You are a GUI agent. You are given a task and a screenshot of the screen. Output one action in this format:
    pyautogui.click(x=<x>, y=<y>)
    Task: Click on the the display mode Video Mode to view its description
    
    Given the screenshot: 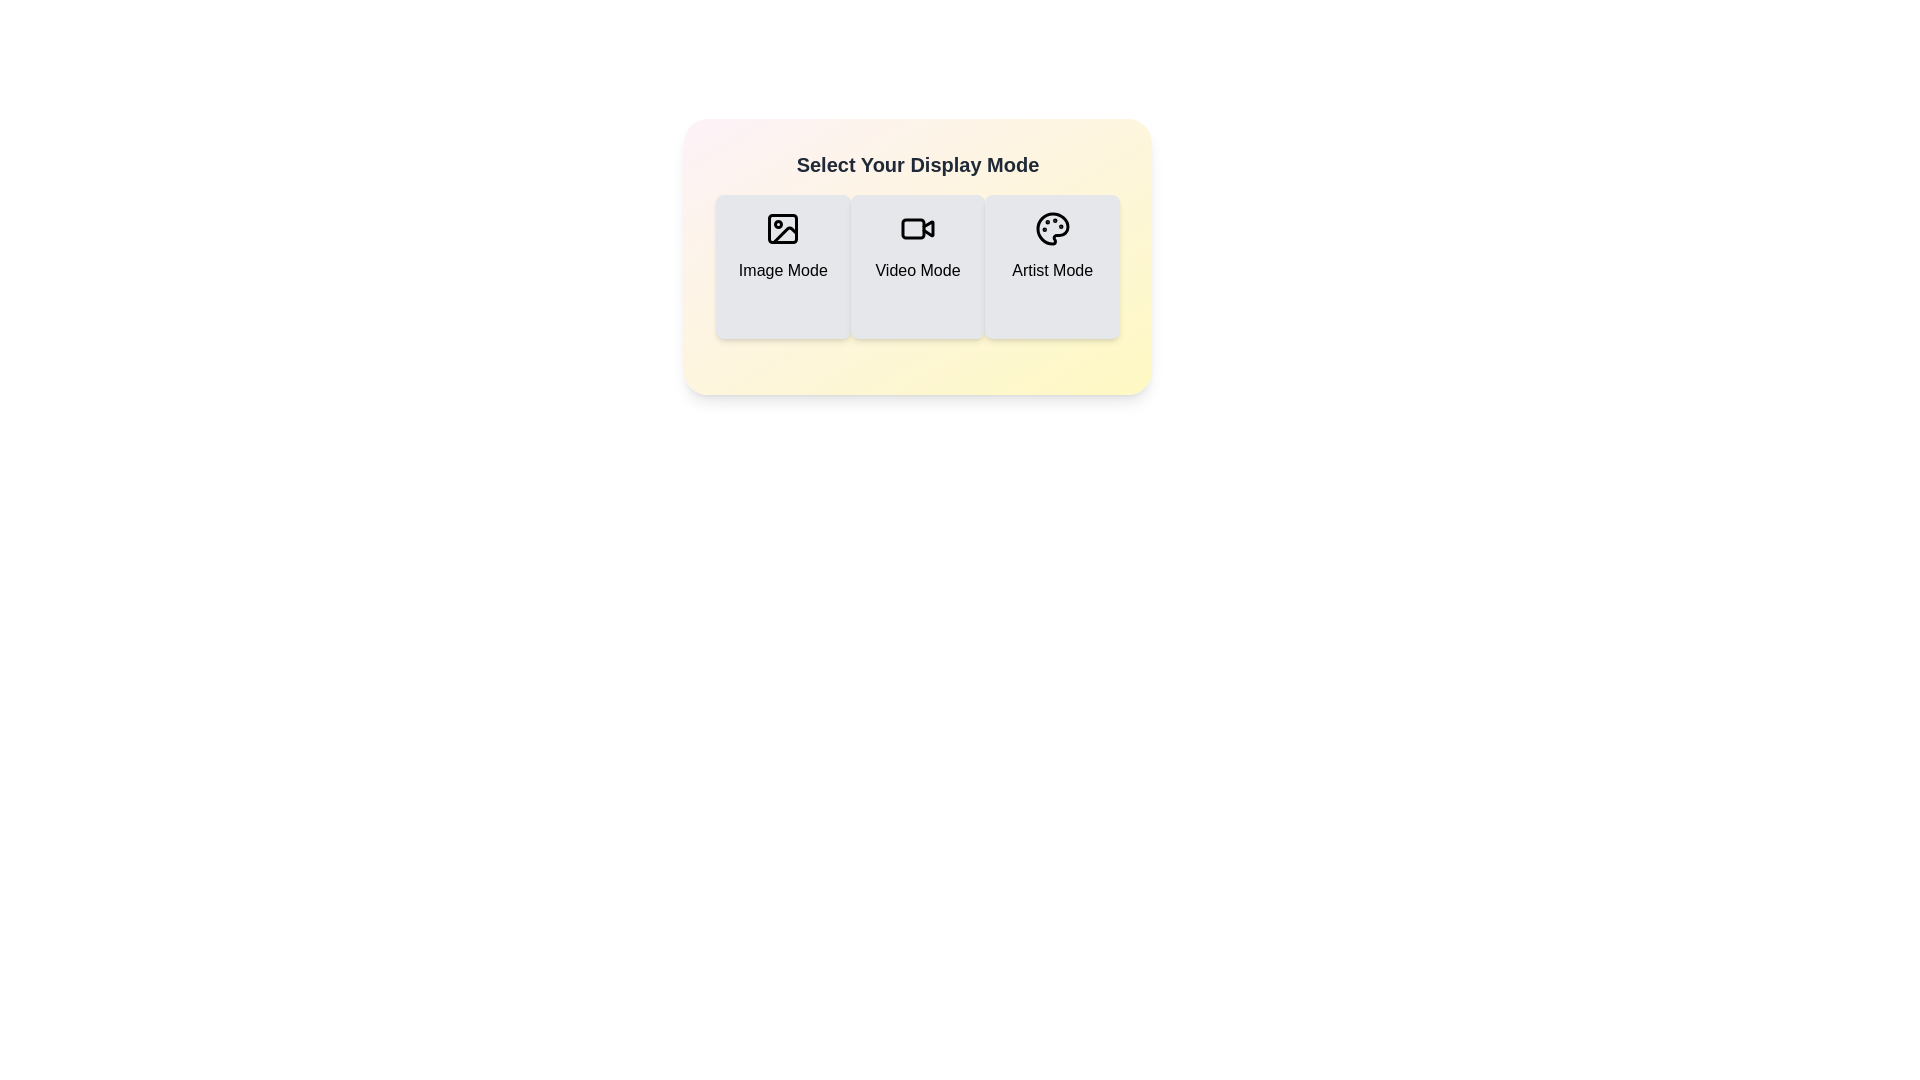 What is the action you would take?
    pyautogui.click(x=916, y=265)
    